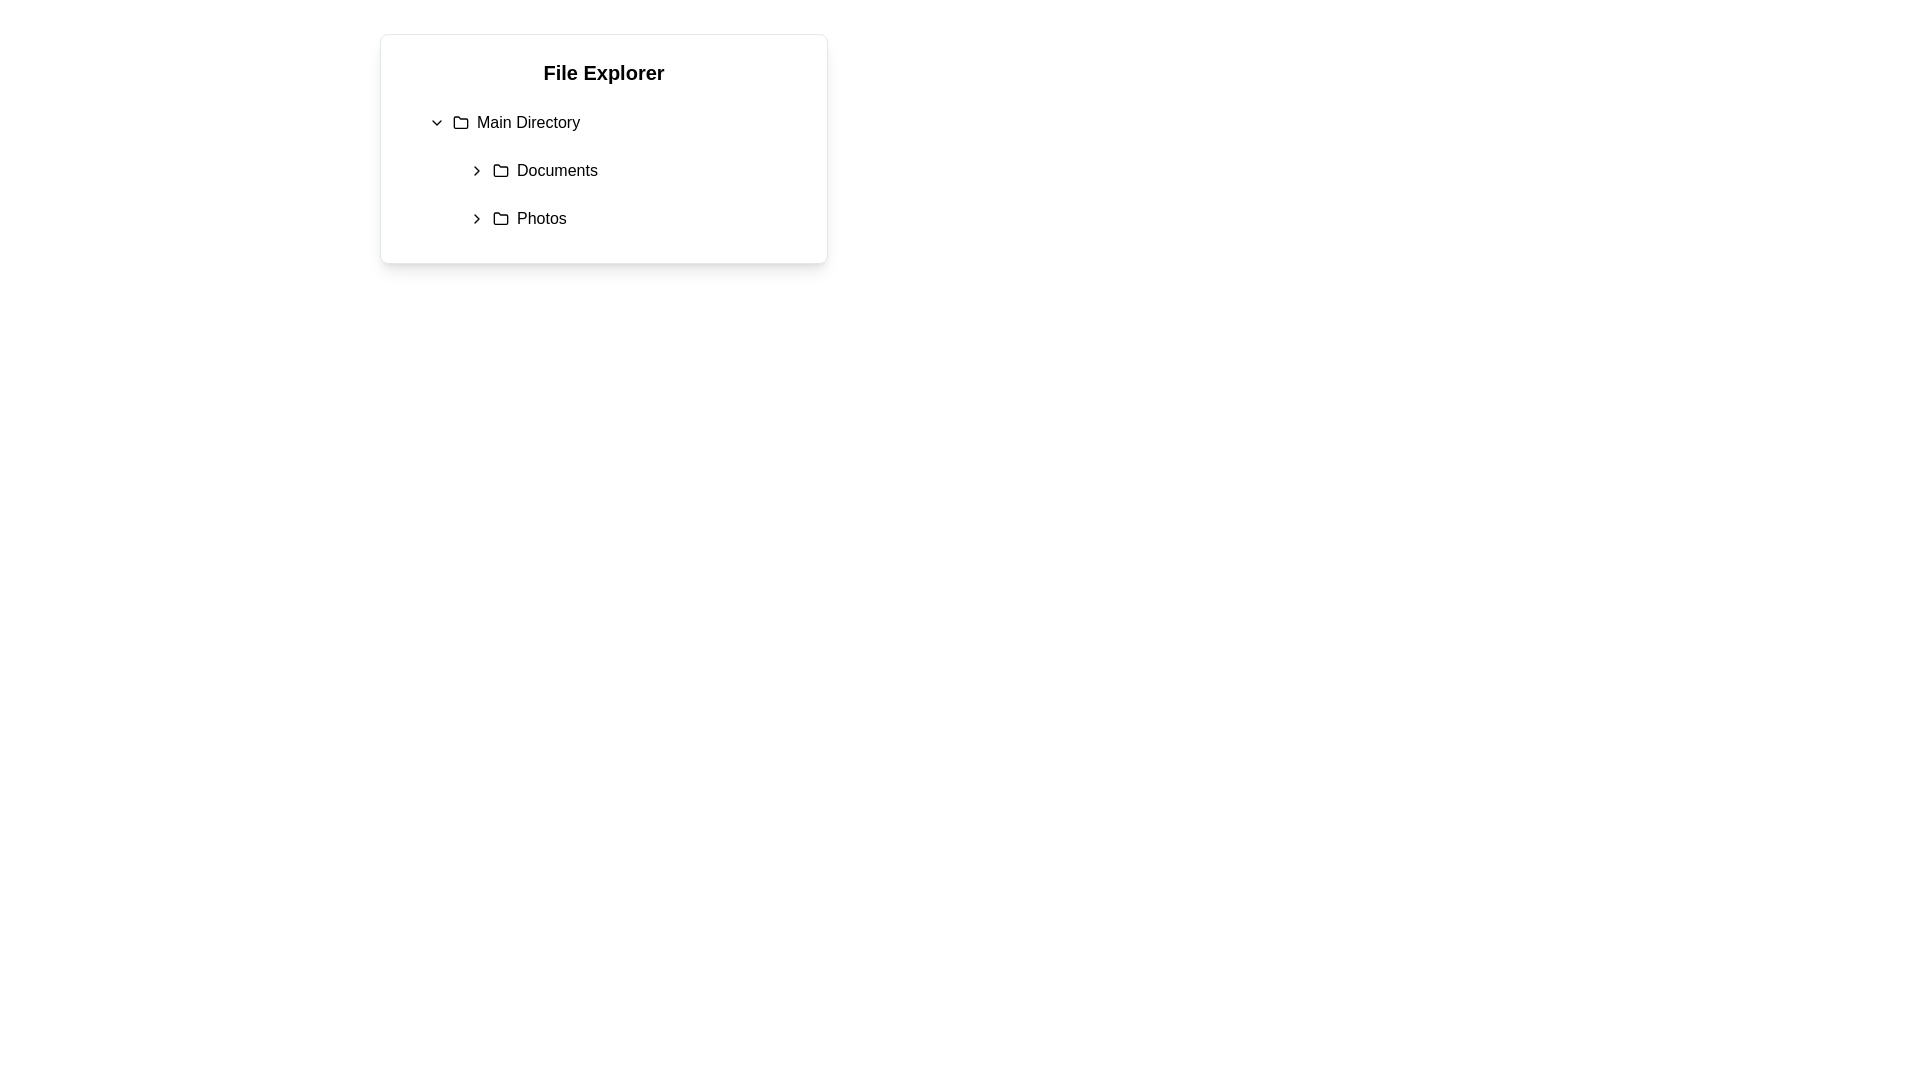 The height and width of the screenshot is (1080, 1920). Describe the element at coordinates (557, 169) in the screenshot. I see `the 'Documents' folder label` at that location.